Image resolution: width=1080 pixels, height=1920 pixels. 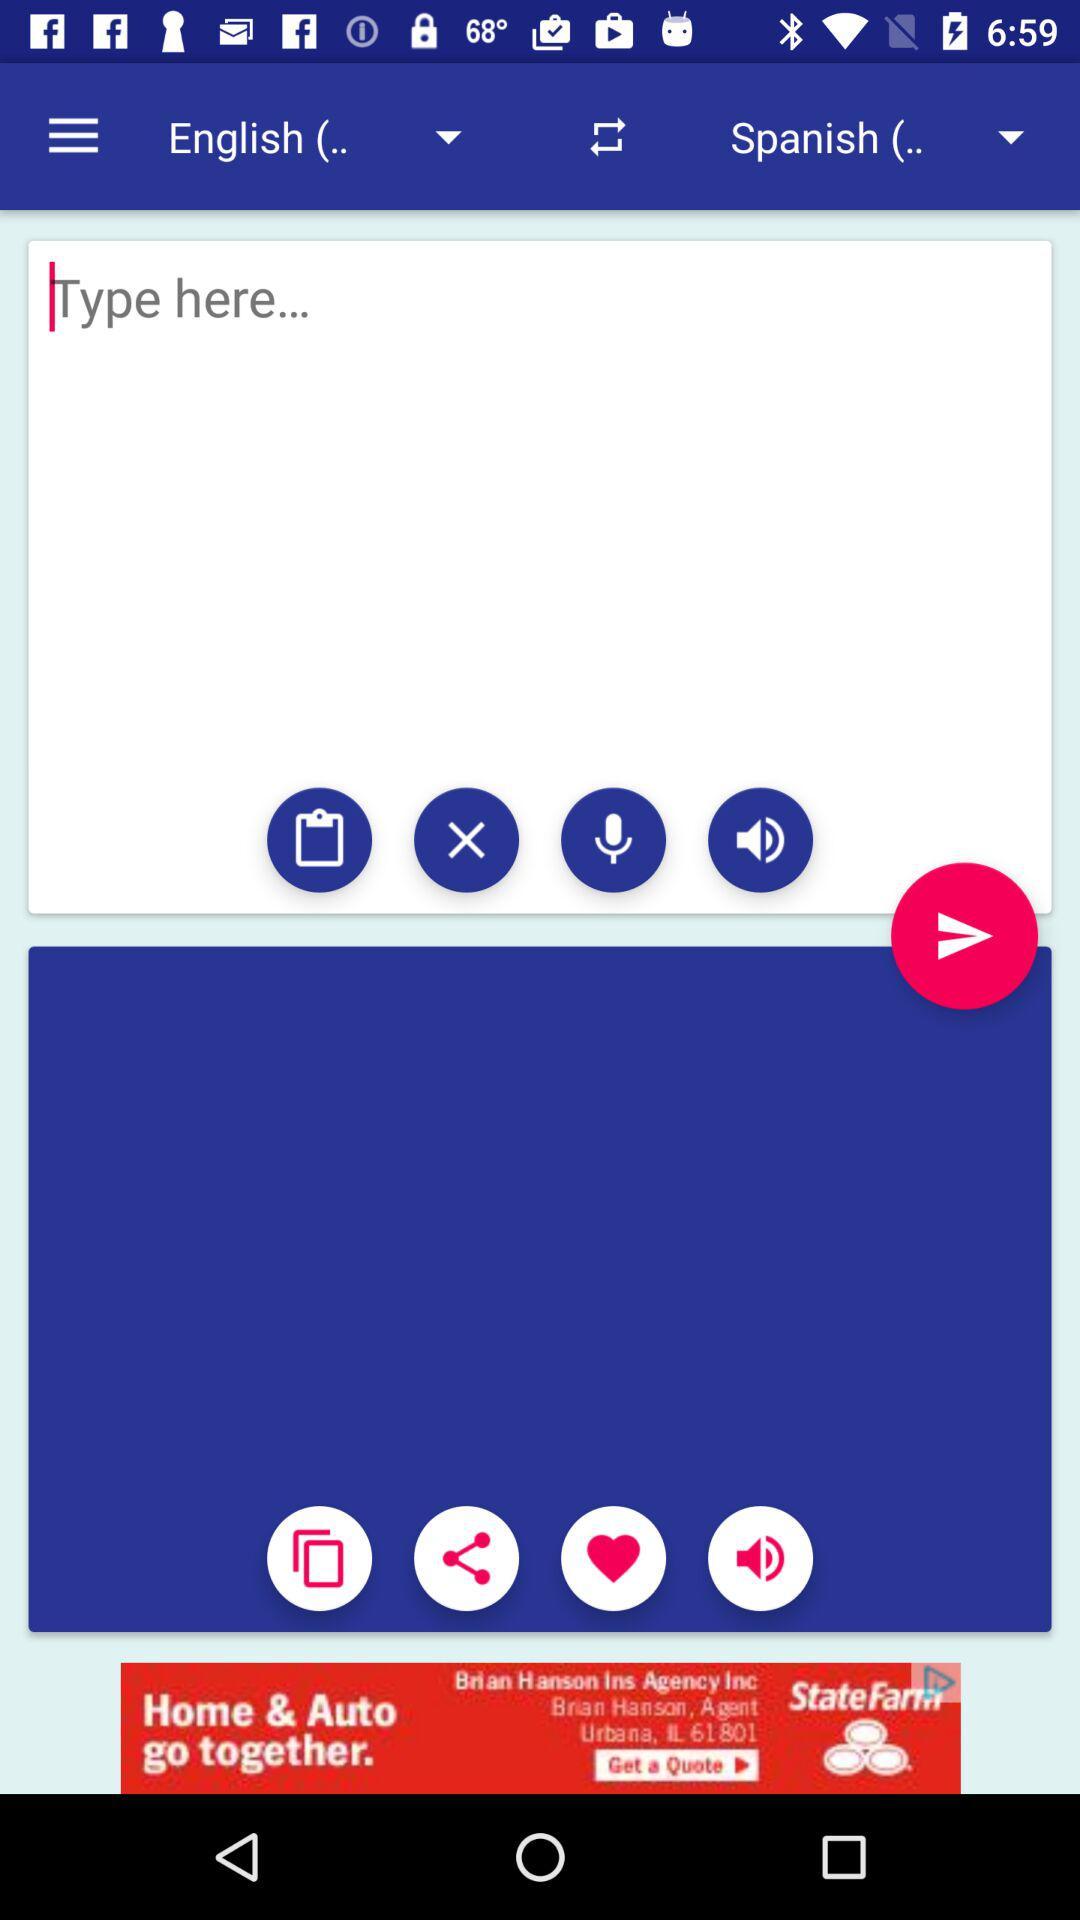 I want to click on microphone, so click(x=612, y=840).